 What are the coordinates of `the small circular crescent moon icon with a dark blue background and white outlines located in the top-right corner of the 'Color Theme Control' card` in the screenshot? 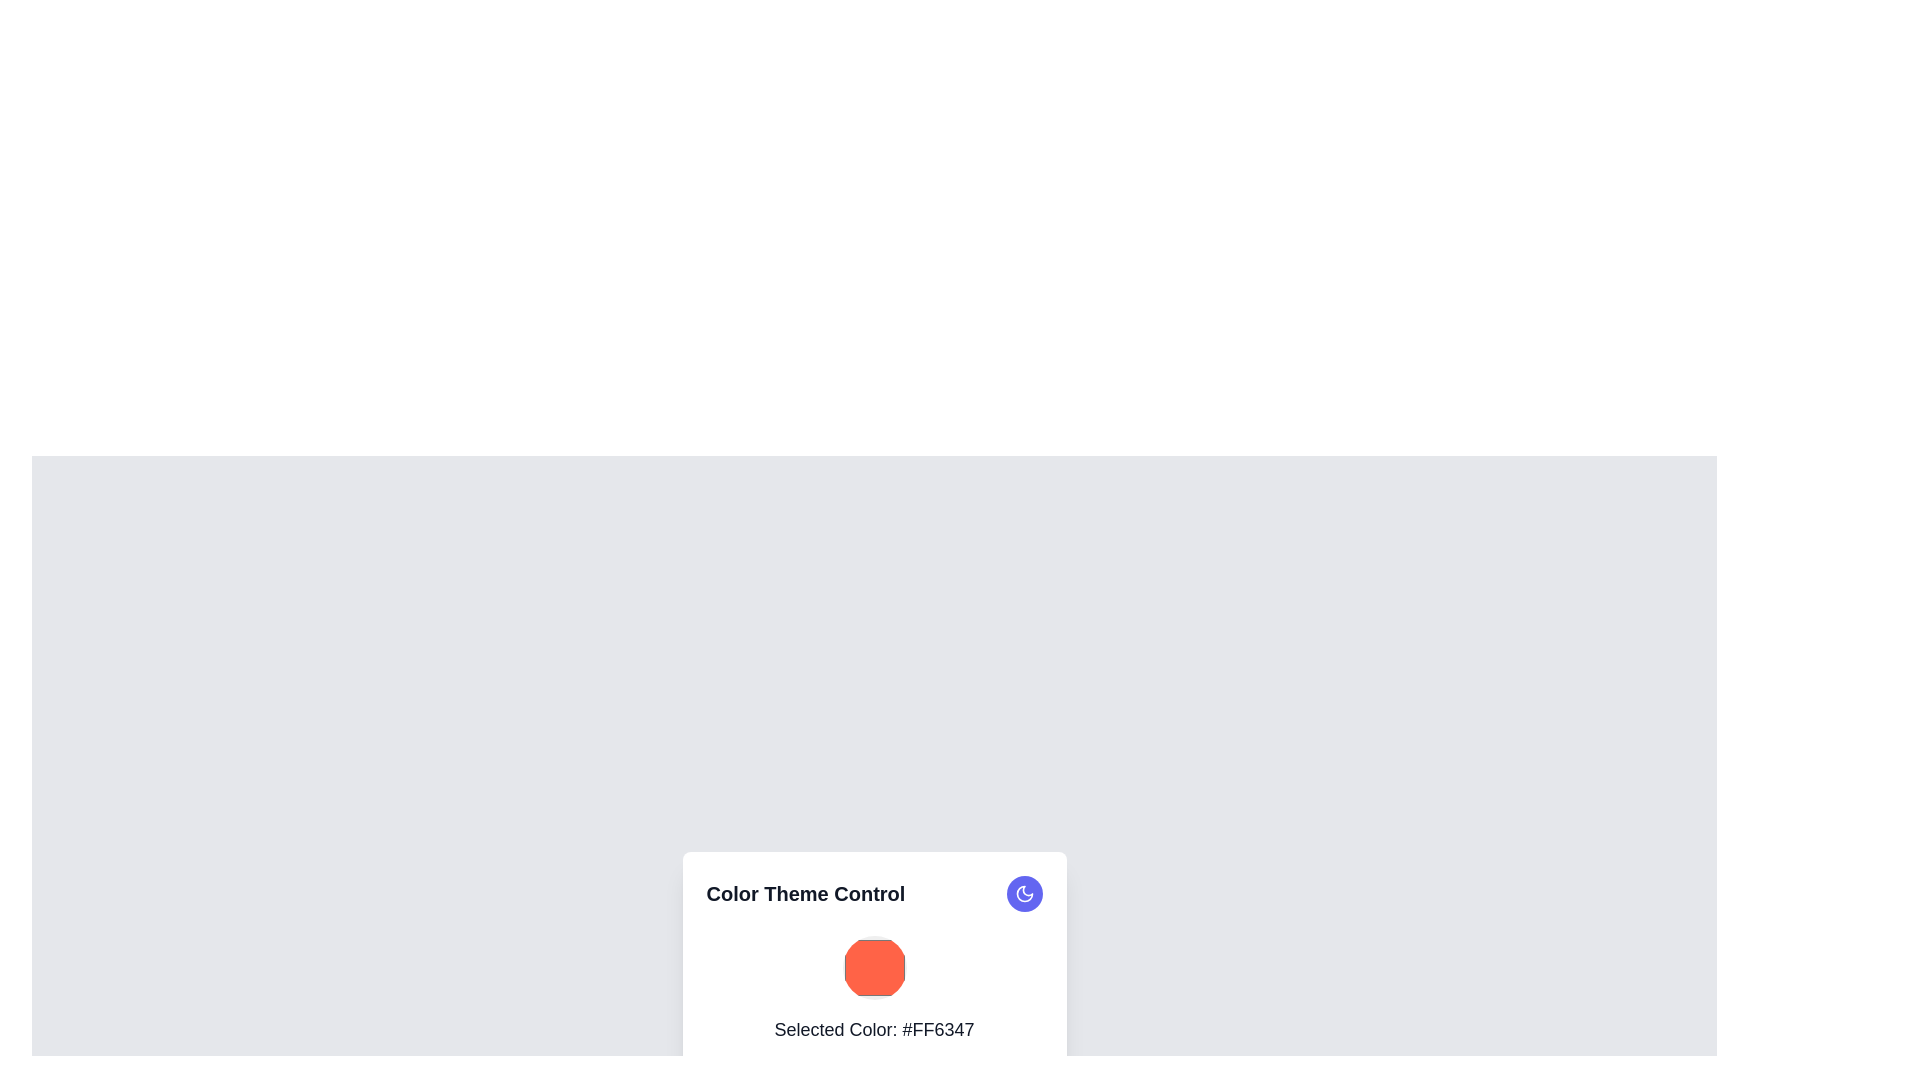 It's located at (1024, 893).